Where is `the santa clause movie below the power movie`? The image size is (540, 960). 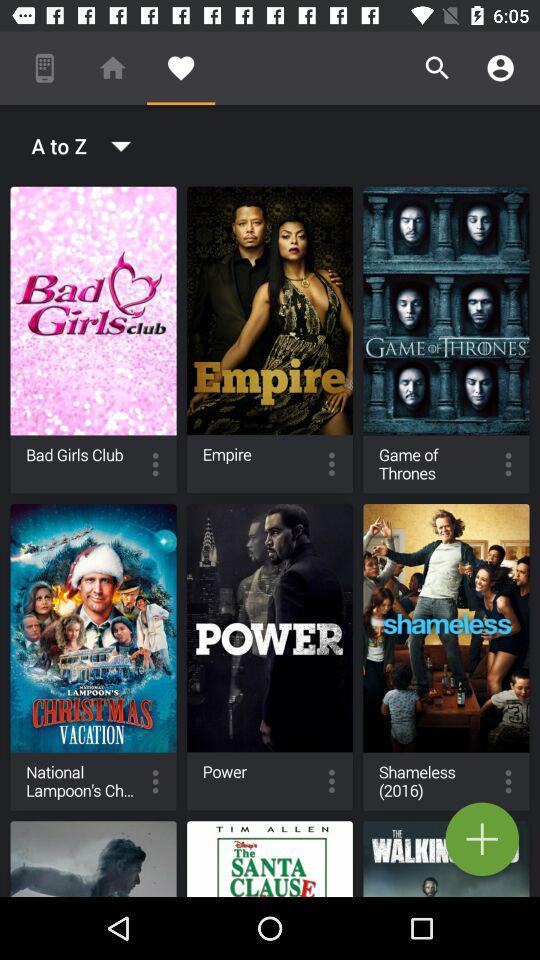
the santa clause movie below the power movie is located at coordinates (270, 858).